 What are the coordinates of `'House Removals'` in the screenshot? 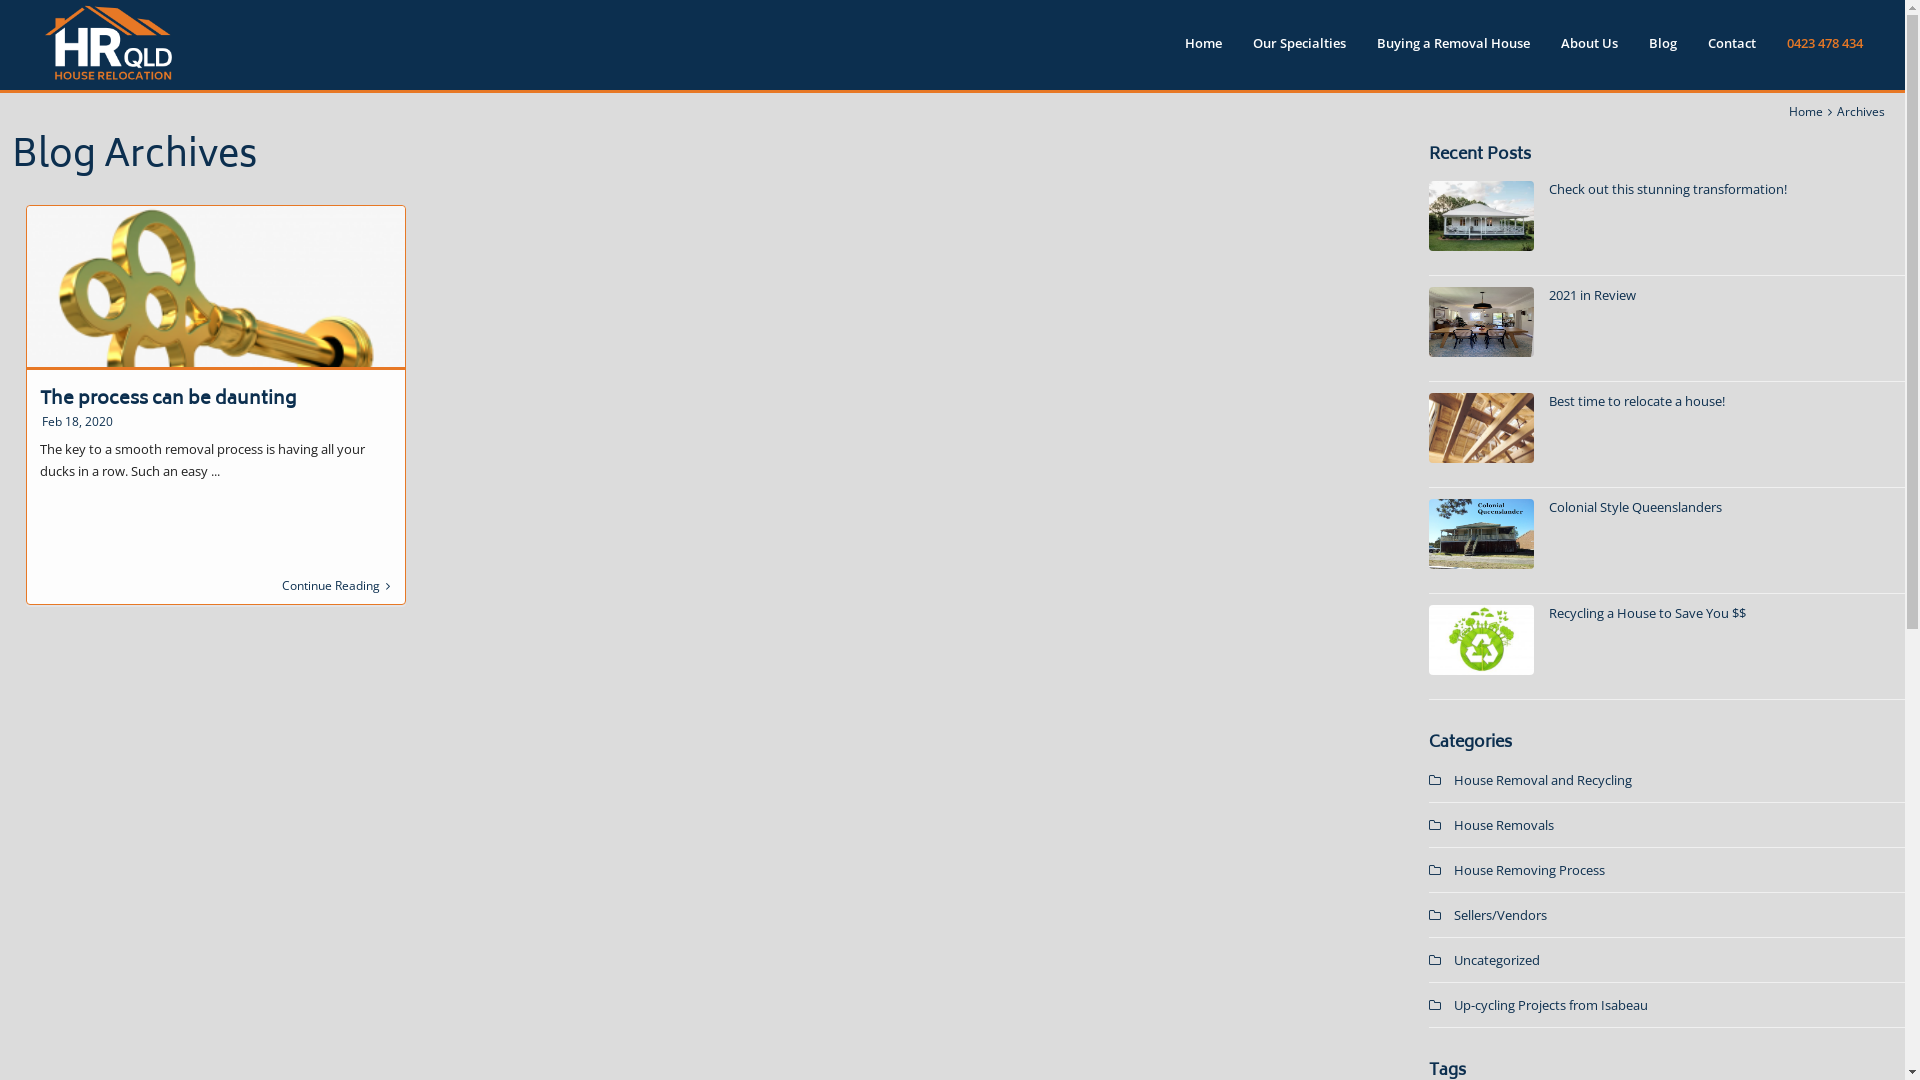 It's located at (1503, 825).